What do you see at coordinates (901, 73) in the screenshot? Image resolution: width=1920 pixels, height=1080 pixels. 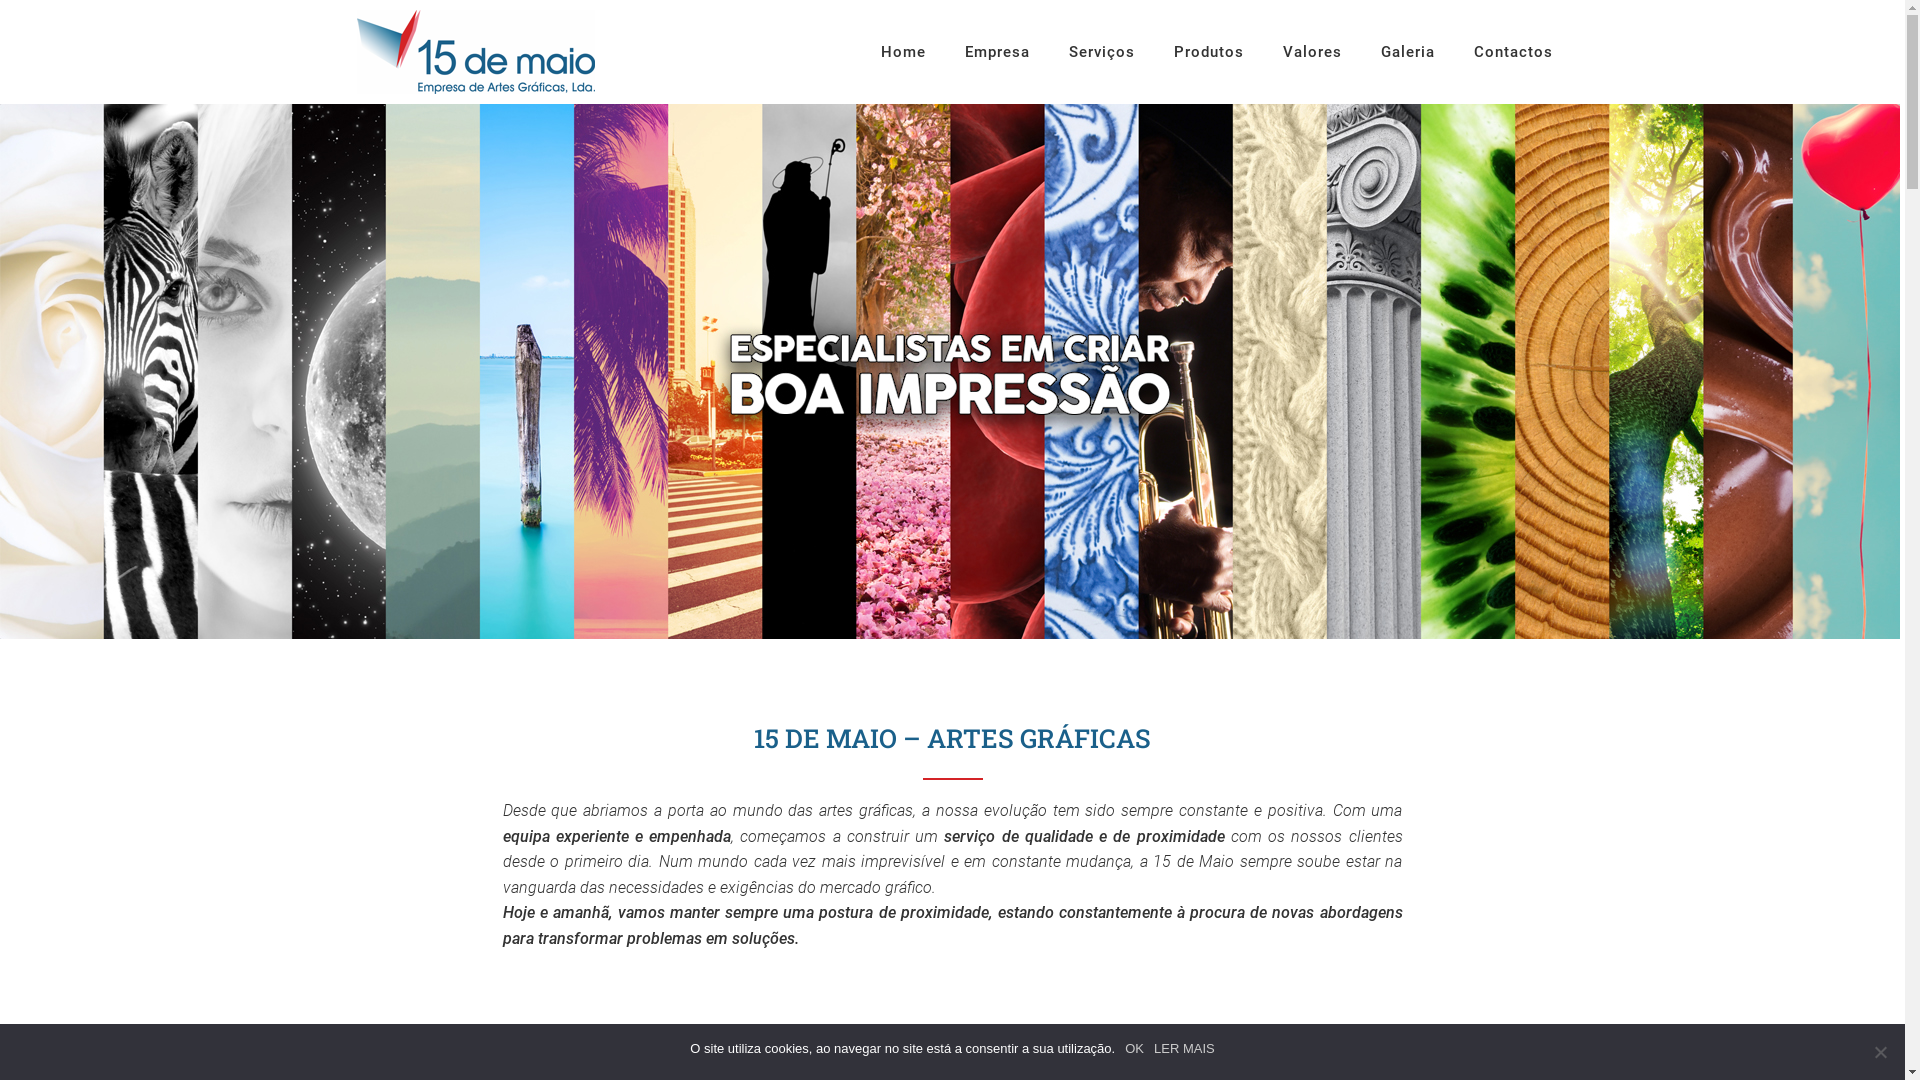 I see `'Home'` at bounding box center [901, 73].